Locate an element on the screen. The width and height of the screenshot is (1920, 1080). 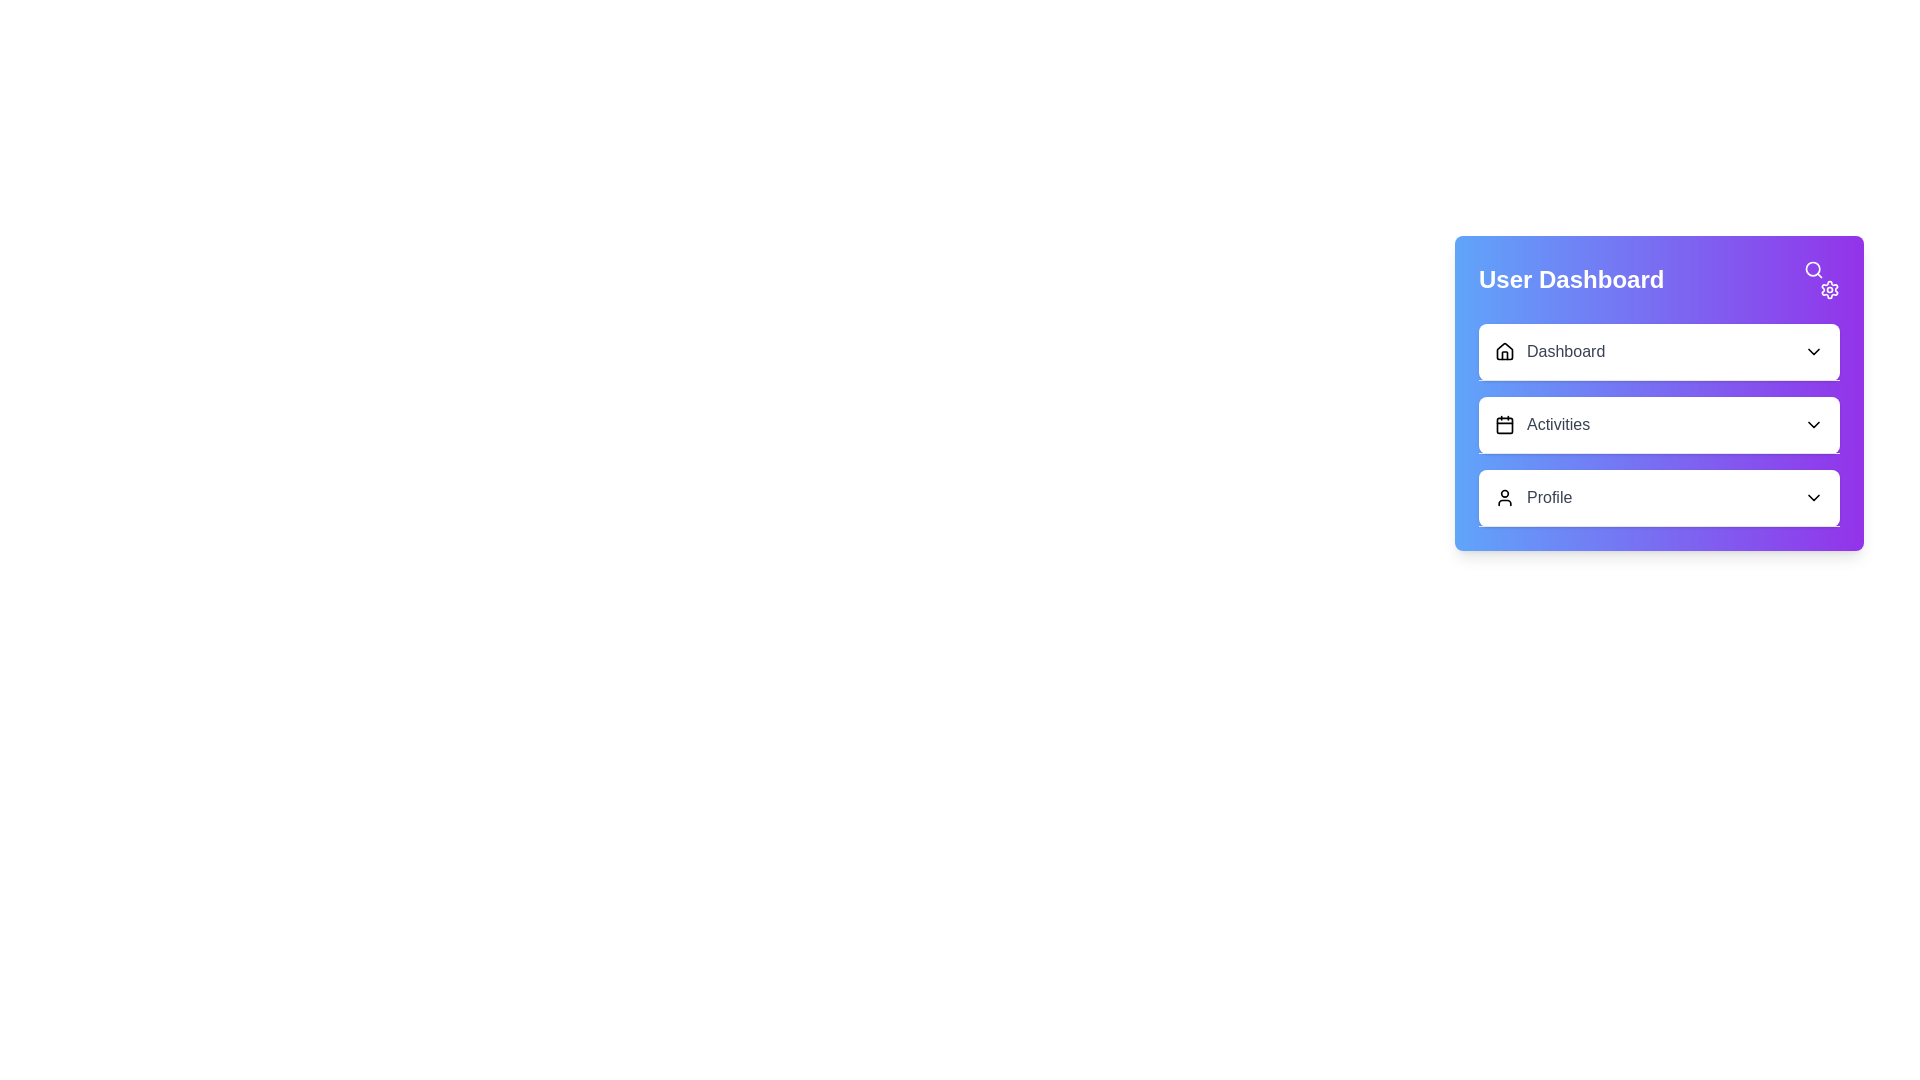
the first button in the sidebar labeled 'User Dashboard' is located at coordinates (1549, 350).